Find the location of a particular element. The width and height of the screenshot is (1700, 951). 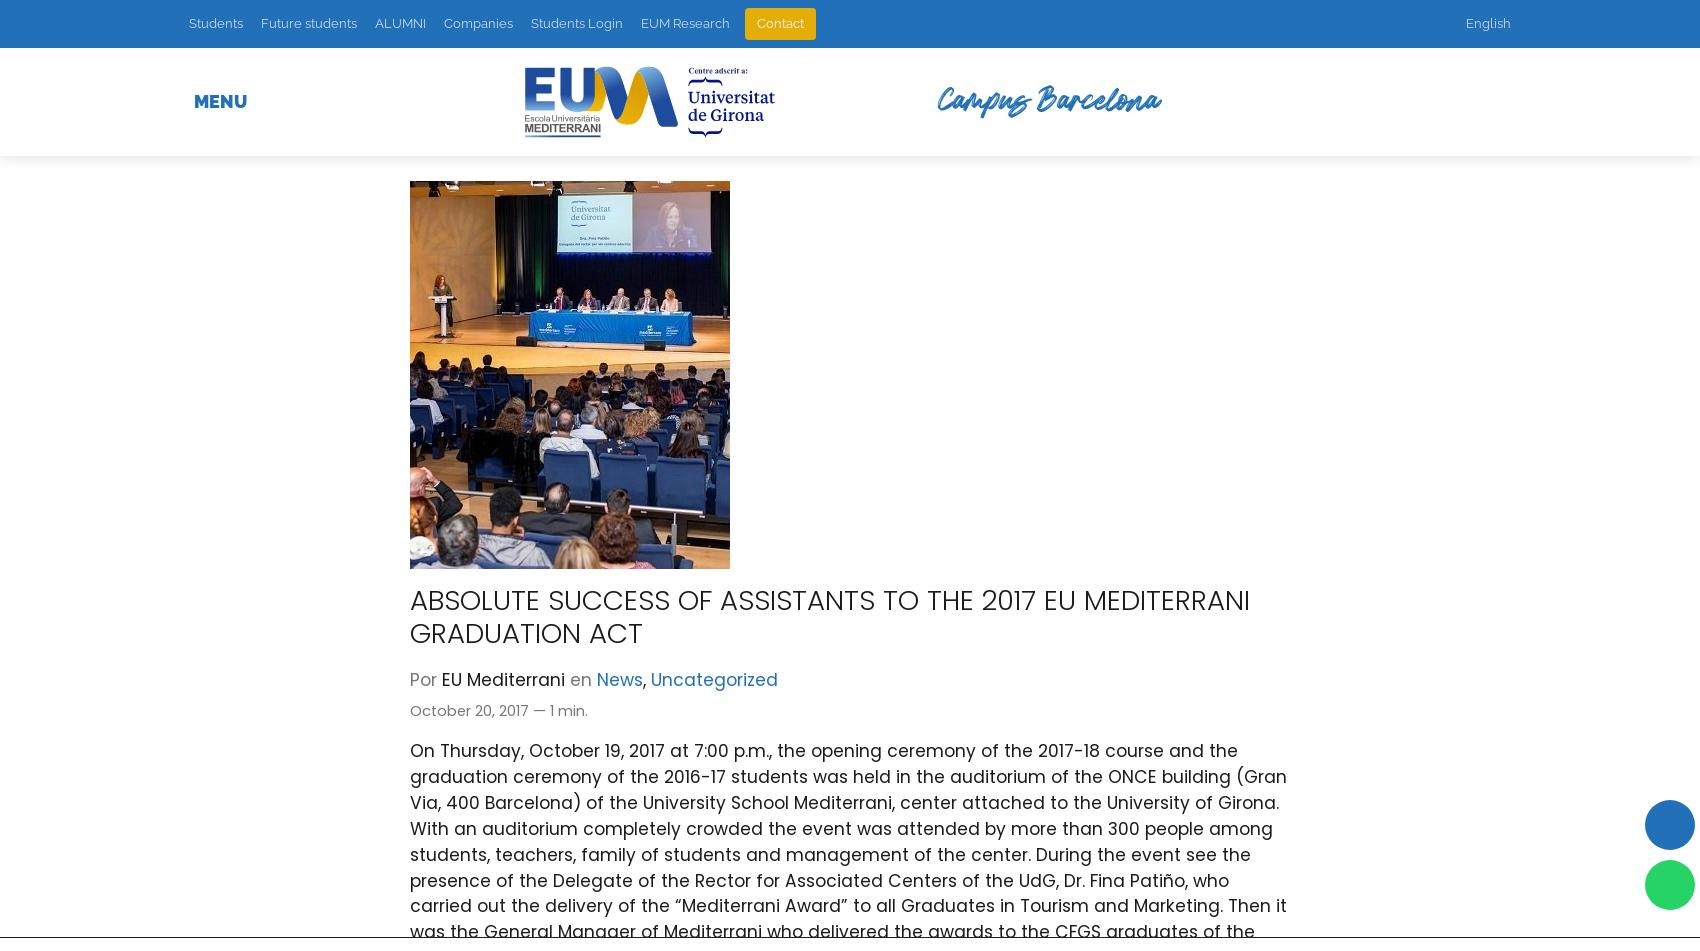

'ALUMNI' is located at coordinates (374, 23).